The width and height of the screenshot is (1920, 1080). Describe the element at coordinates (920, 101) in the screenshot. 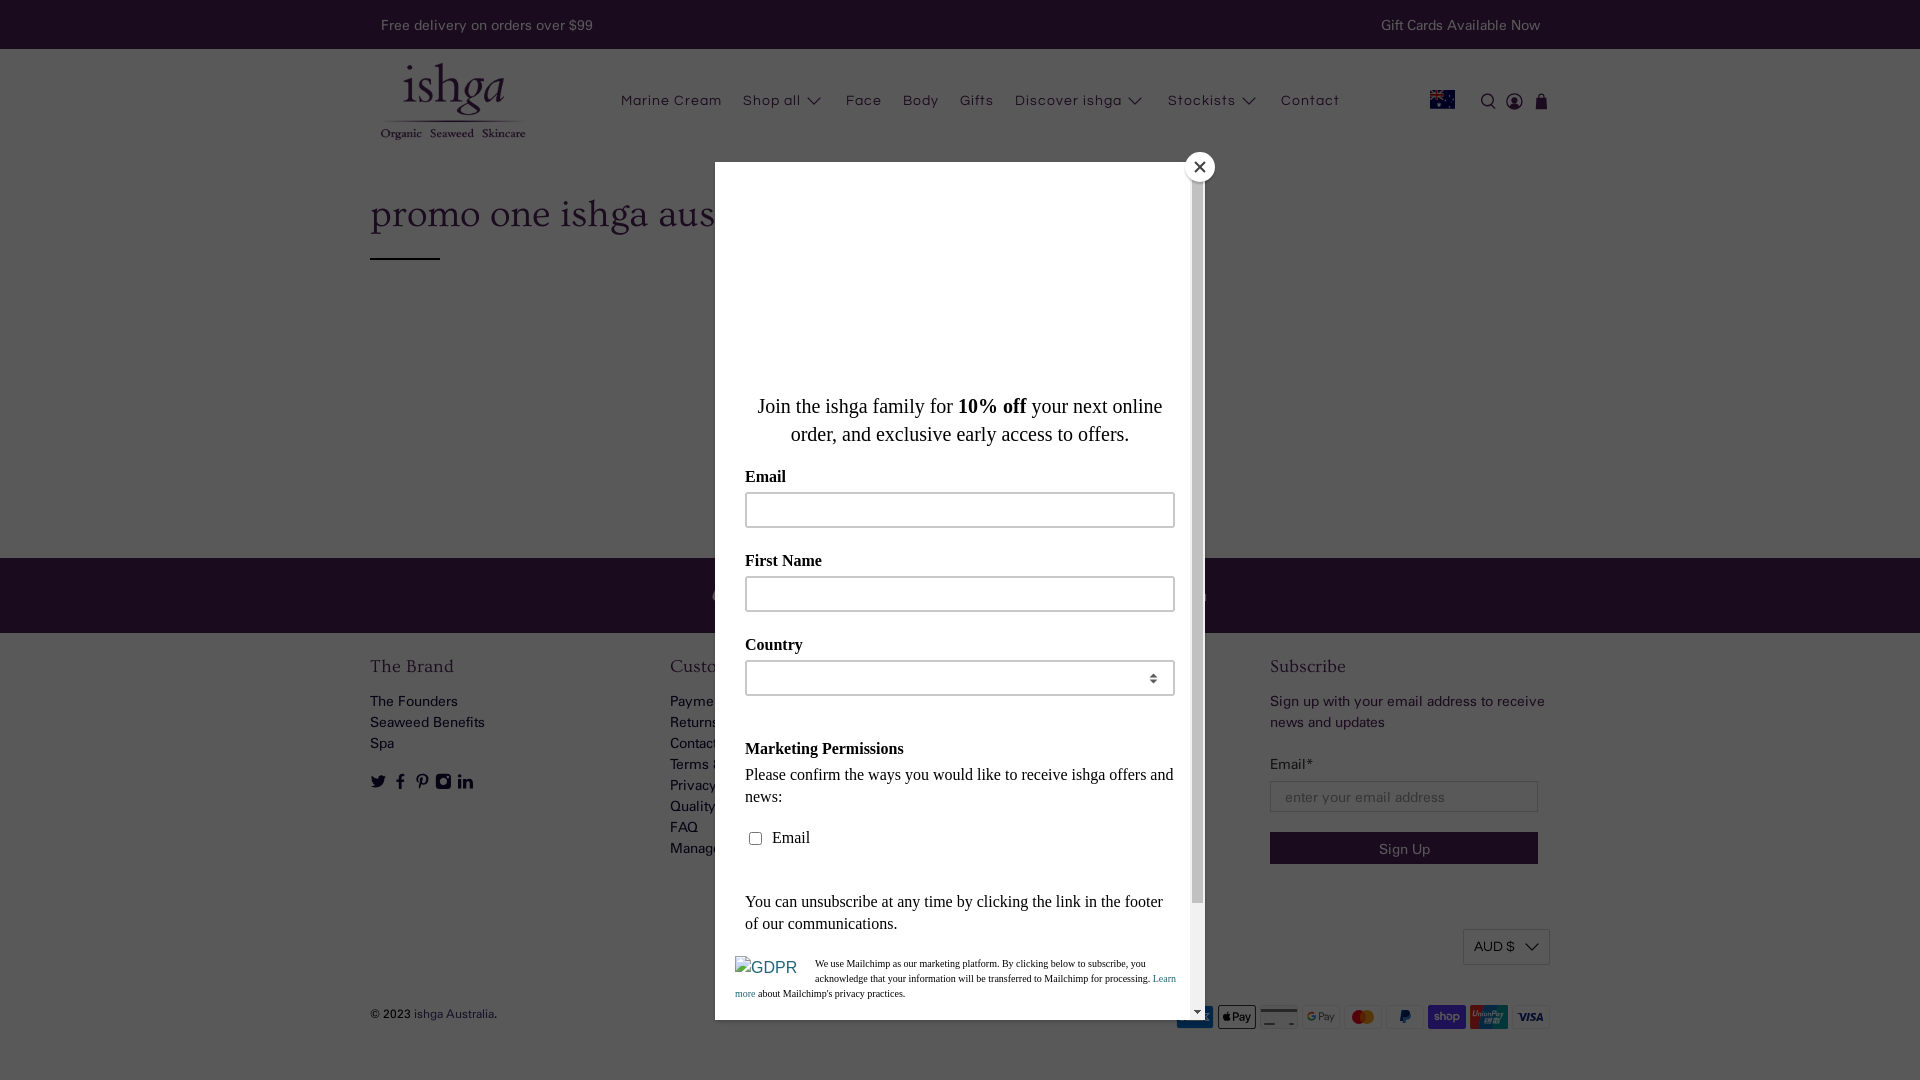

I see `'Body'` at that location.